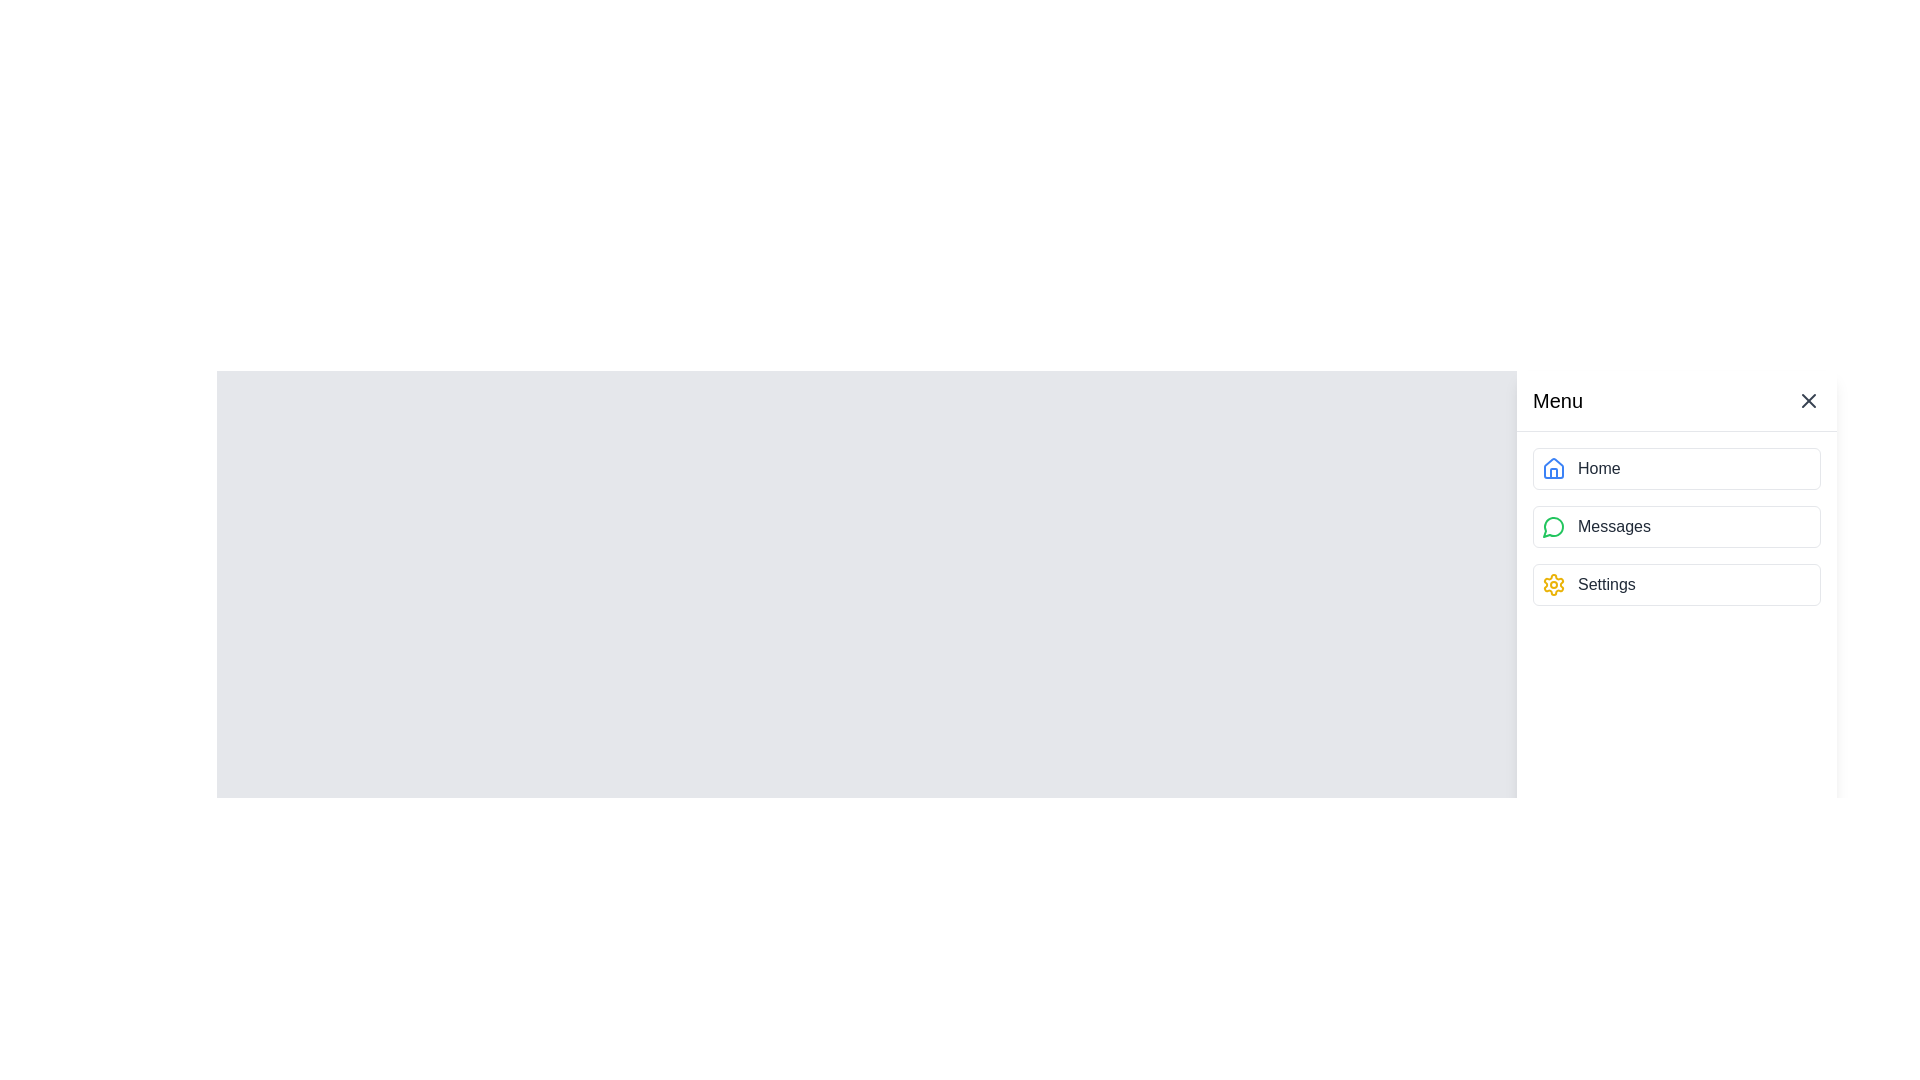 The image size is (1920, 1080). I want to click on the 'Settings' text label in the sidebar menu, which is located below 'Home' and 'Messages' and next to the gear icon, so click(1606, 585).